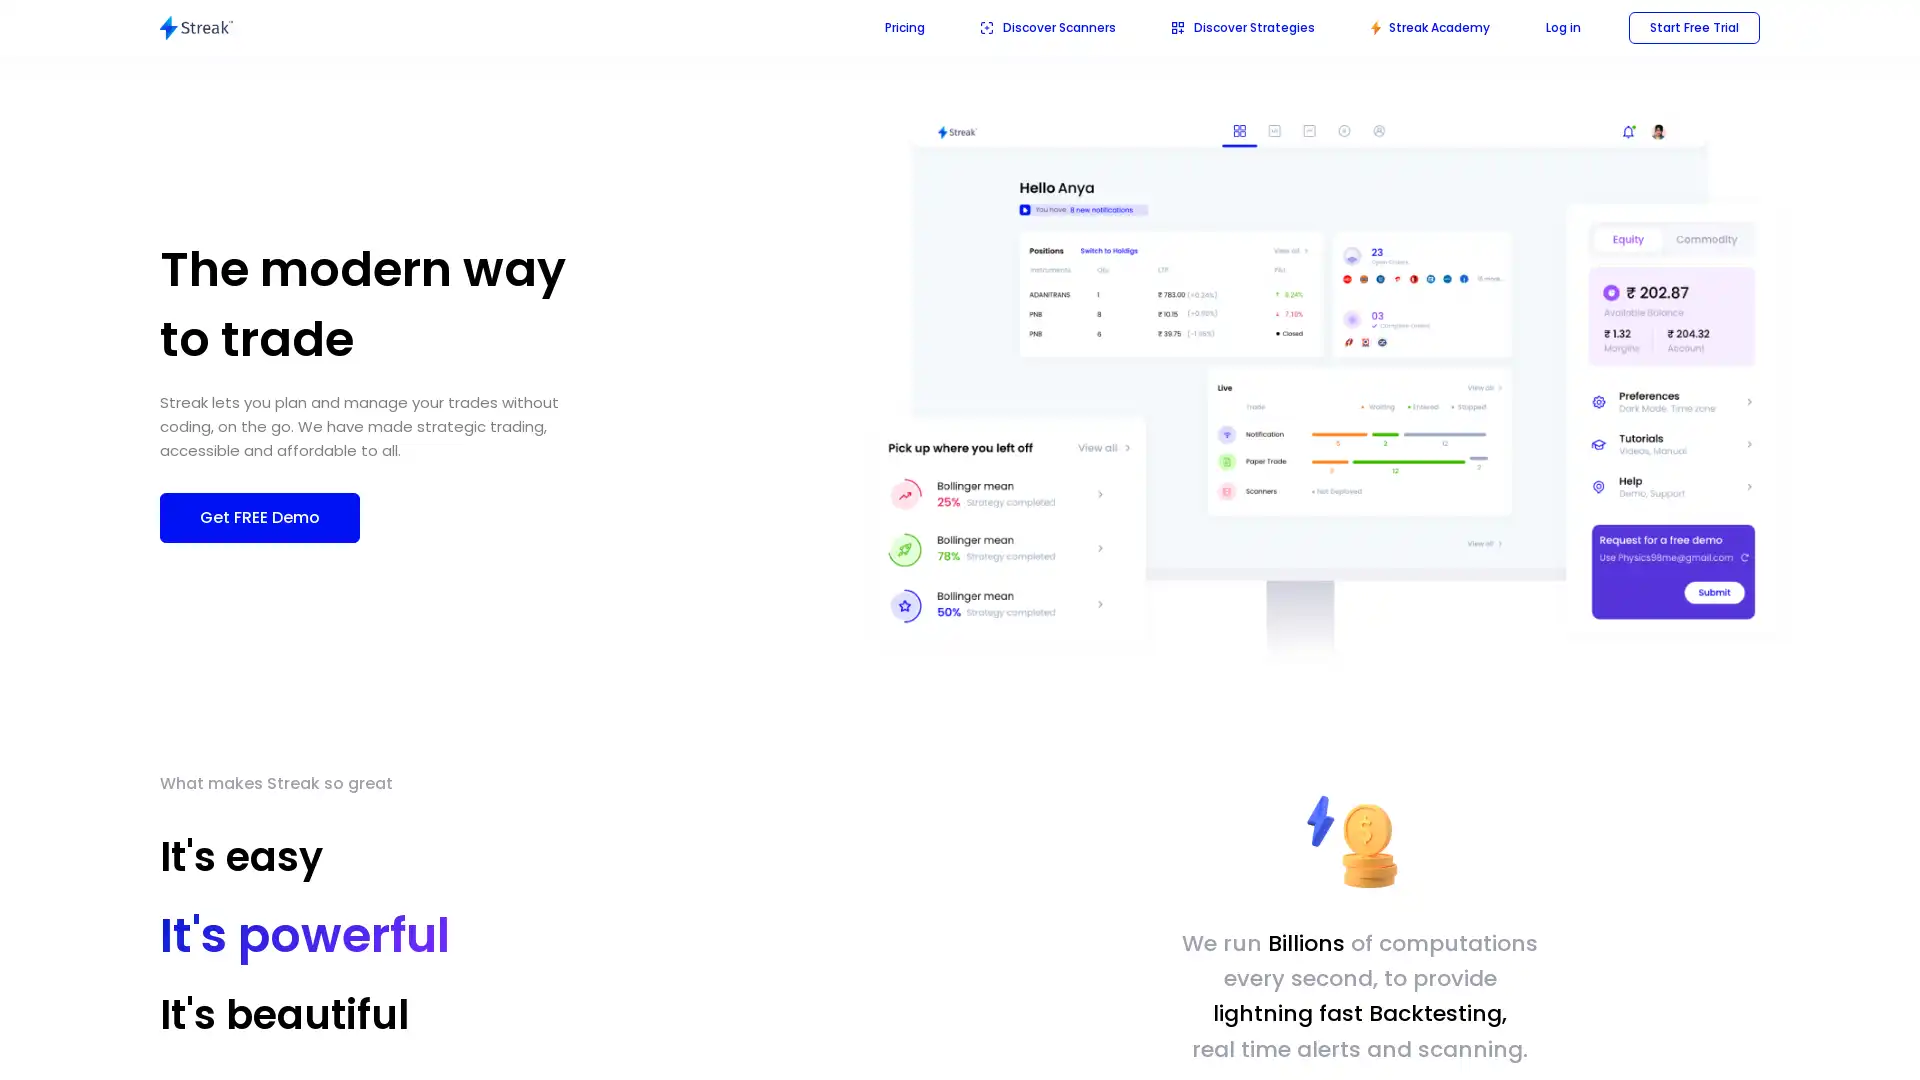 The image size is (1920, 1080). What do you see at coordinates (306, 1007) in the screenshot?
I see `It's beautiful` at bounding box center [306, 1007].